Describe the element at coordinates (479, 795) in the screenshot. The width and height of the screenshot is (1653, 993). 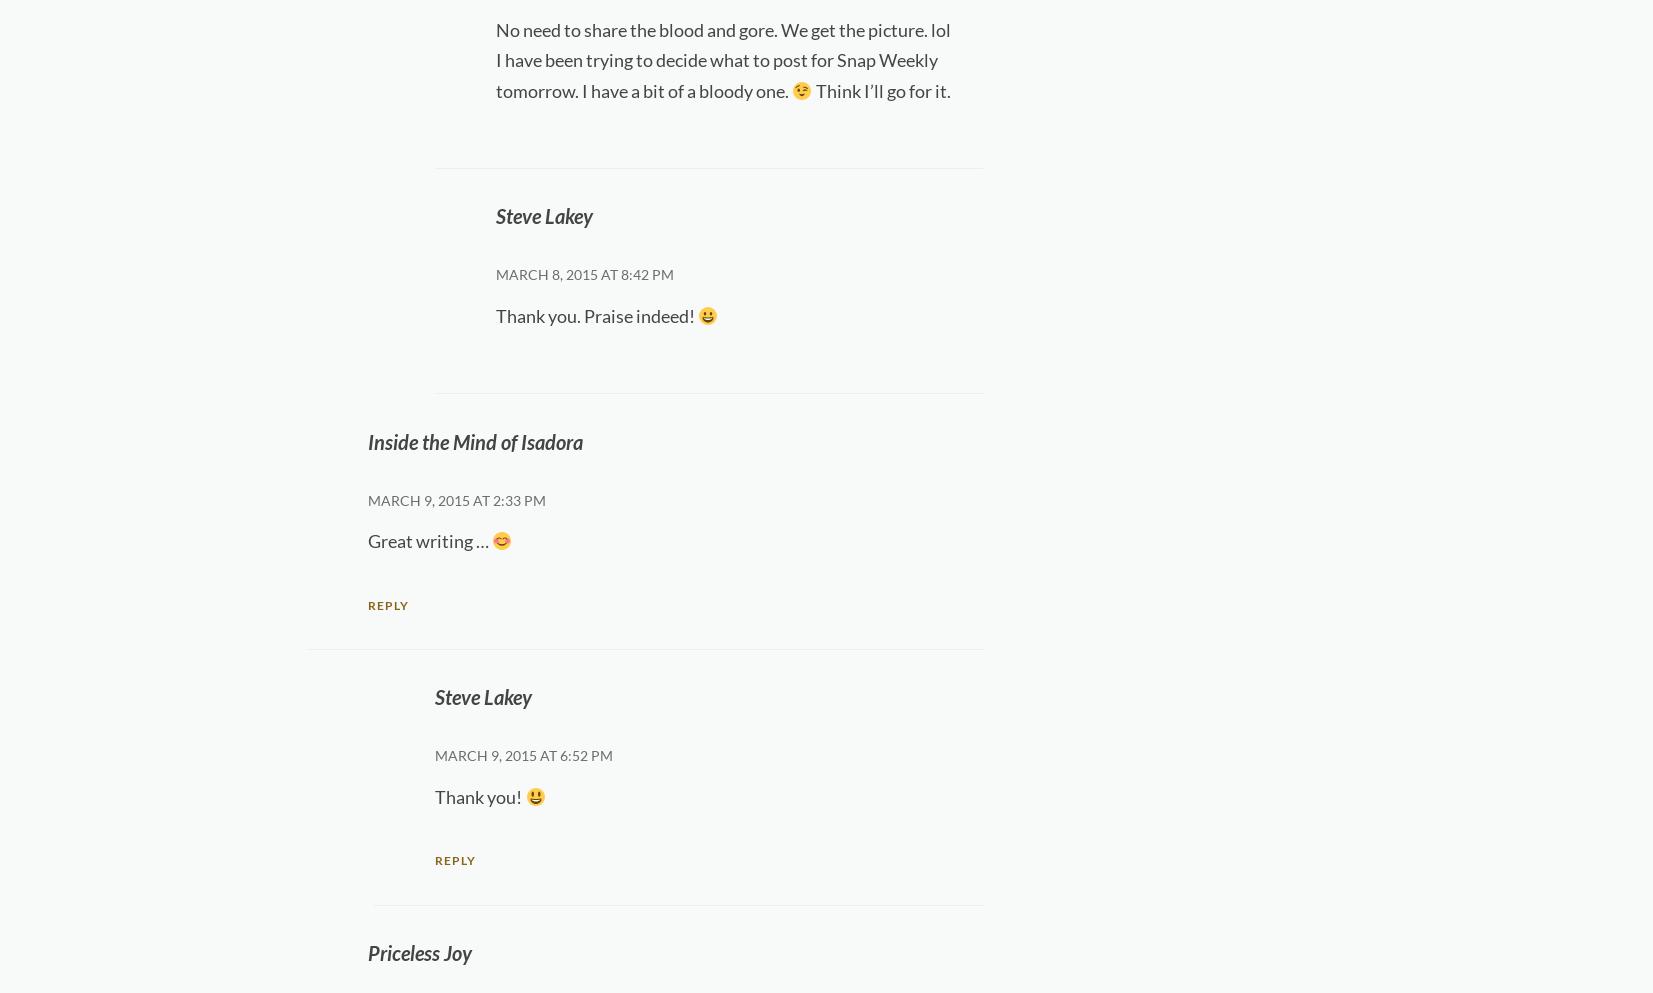
I see `'Thank you!'` at that location.